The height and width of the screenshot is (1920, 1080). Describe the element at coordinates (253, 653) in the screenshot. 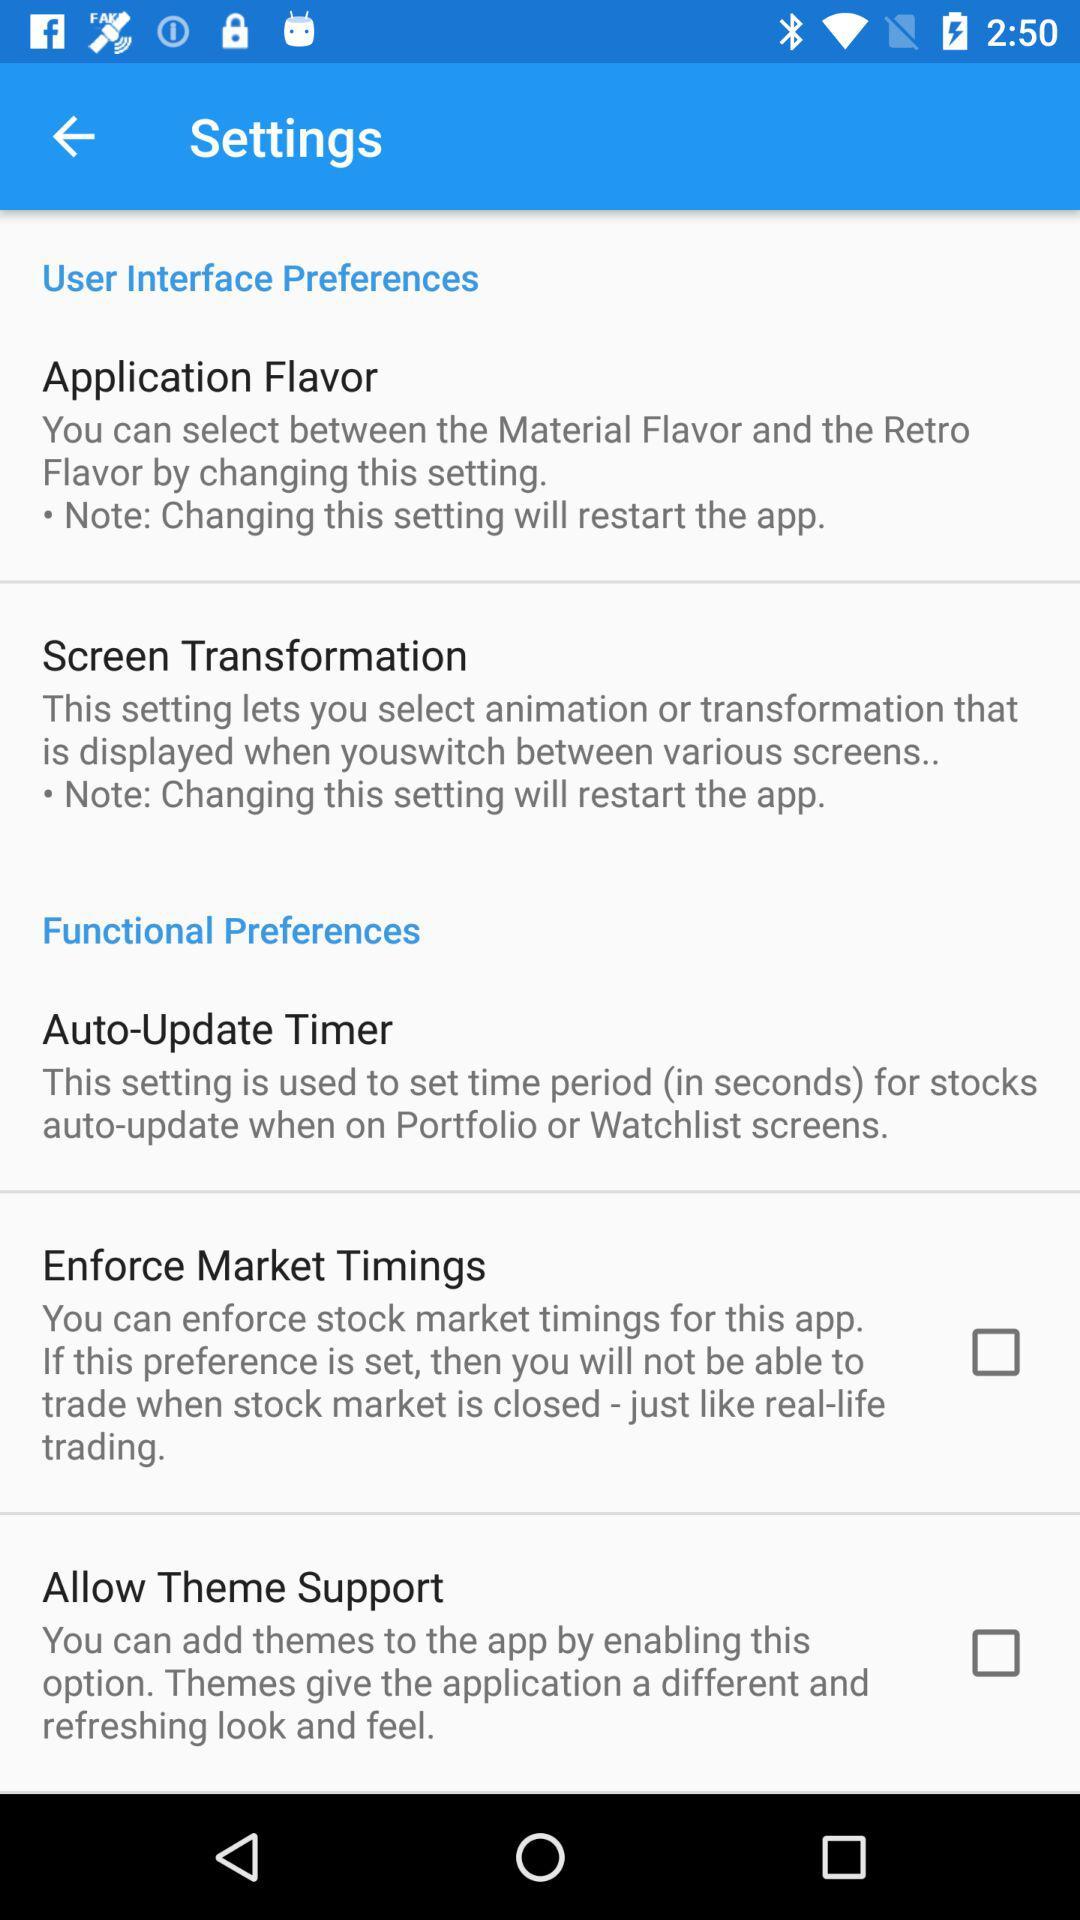

I see `icon above this setting lets item` at that location.